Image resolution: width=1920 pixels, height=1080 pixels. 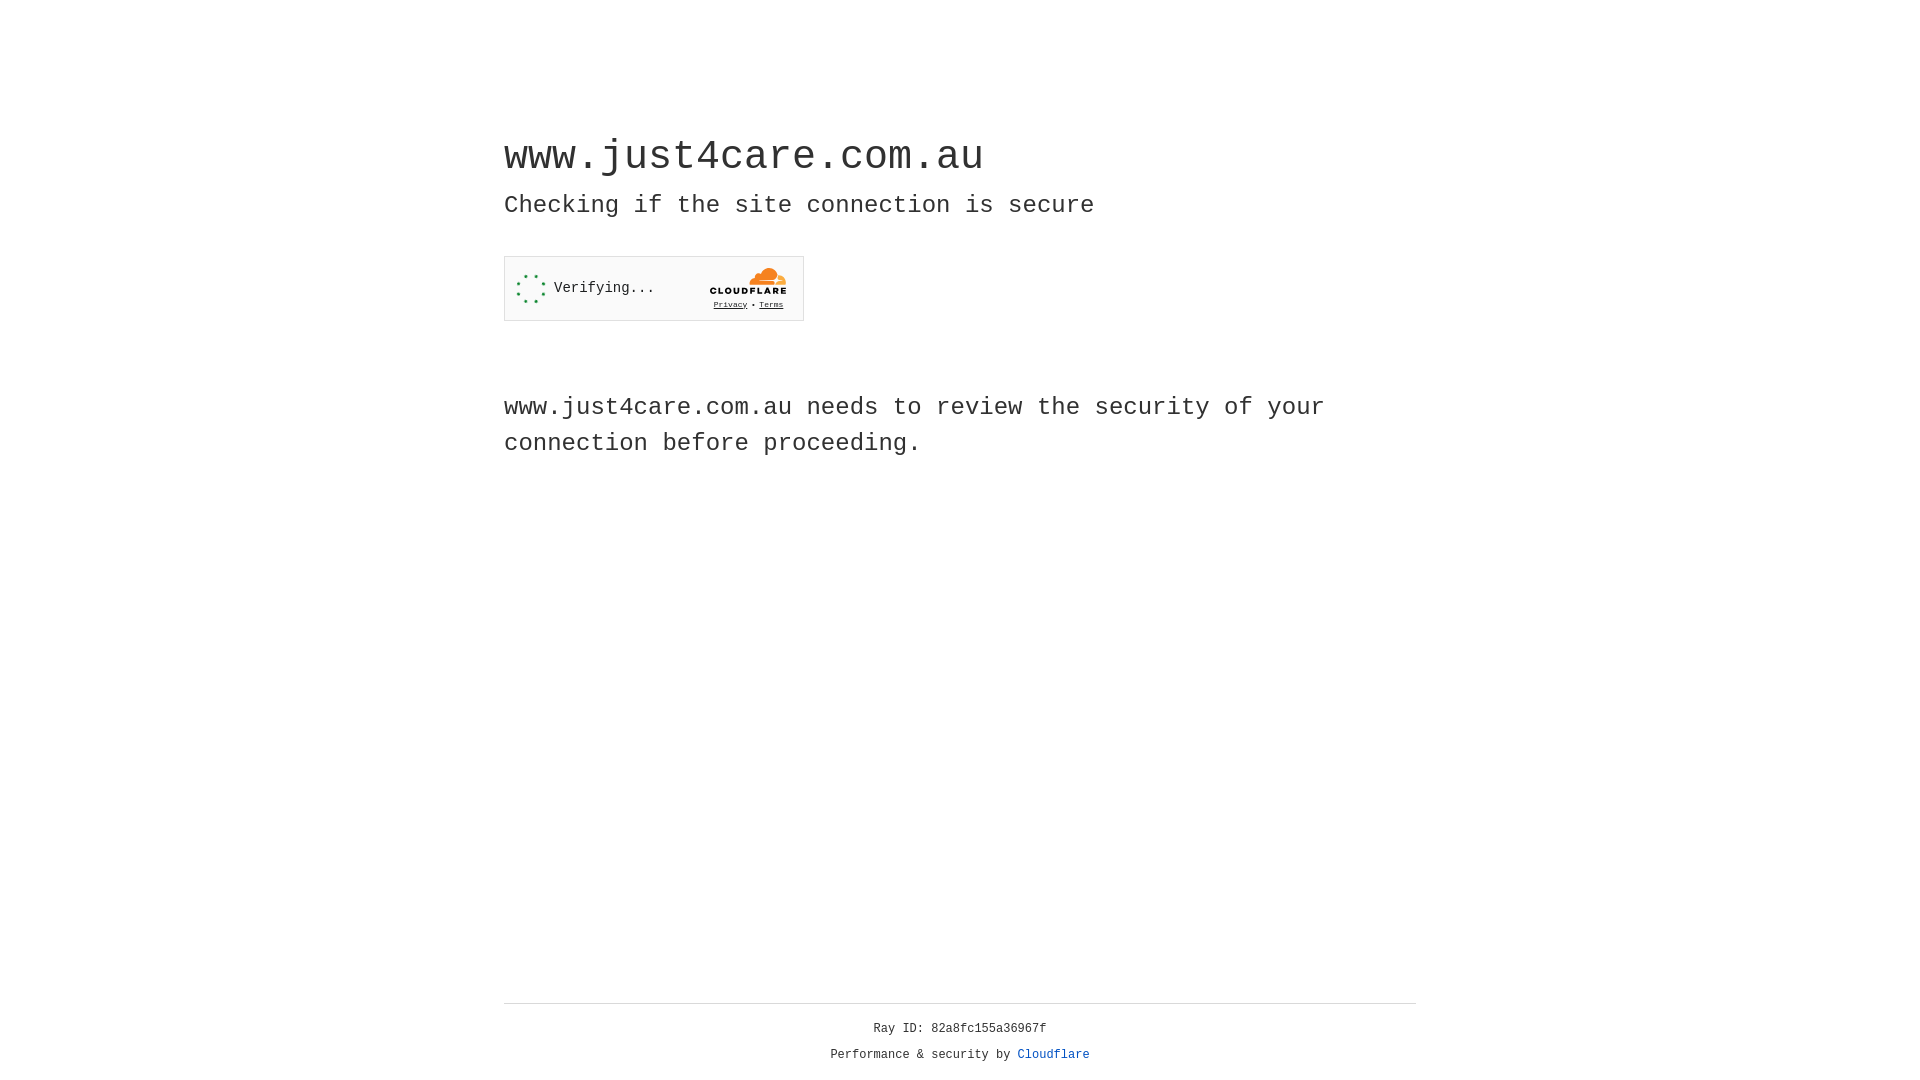 What do you see at coordinates (653, 288) in the screenshot?
I see `'Widget containing a Cloudflare security challenge'` at bounding box center [653, 288].